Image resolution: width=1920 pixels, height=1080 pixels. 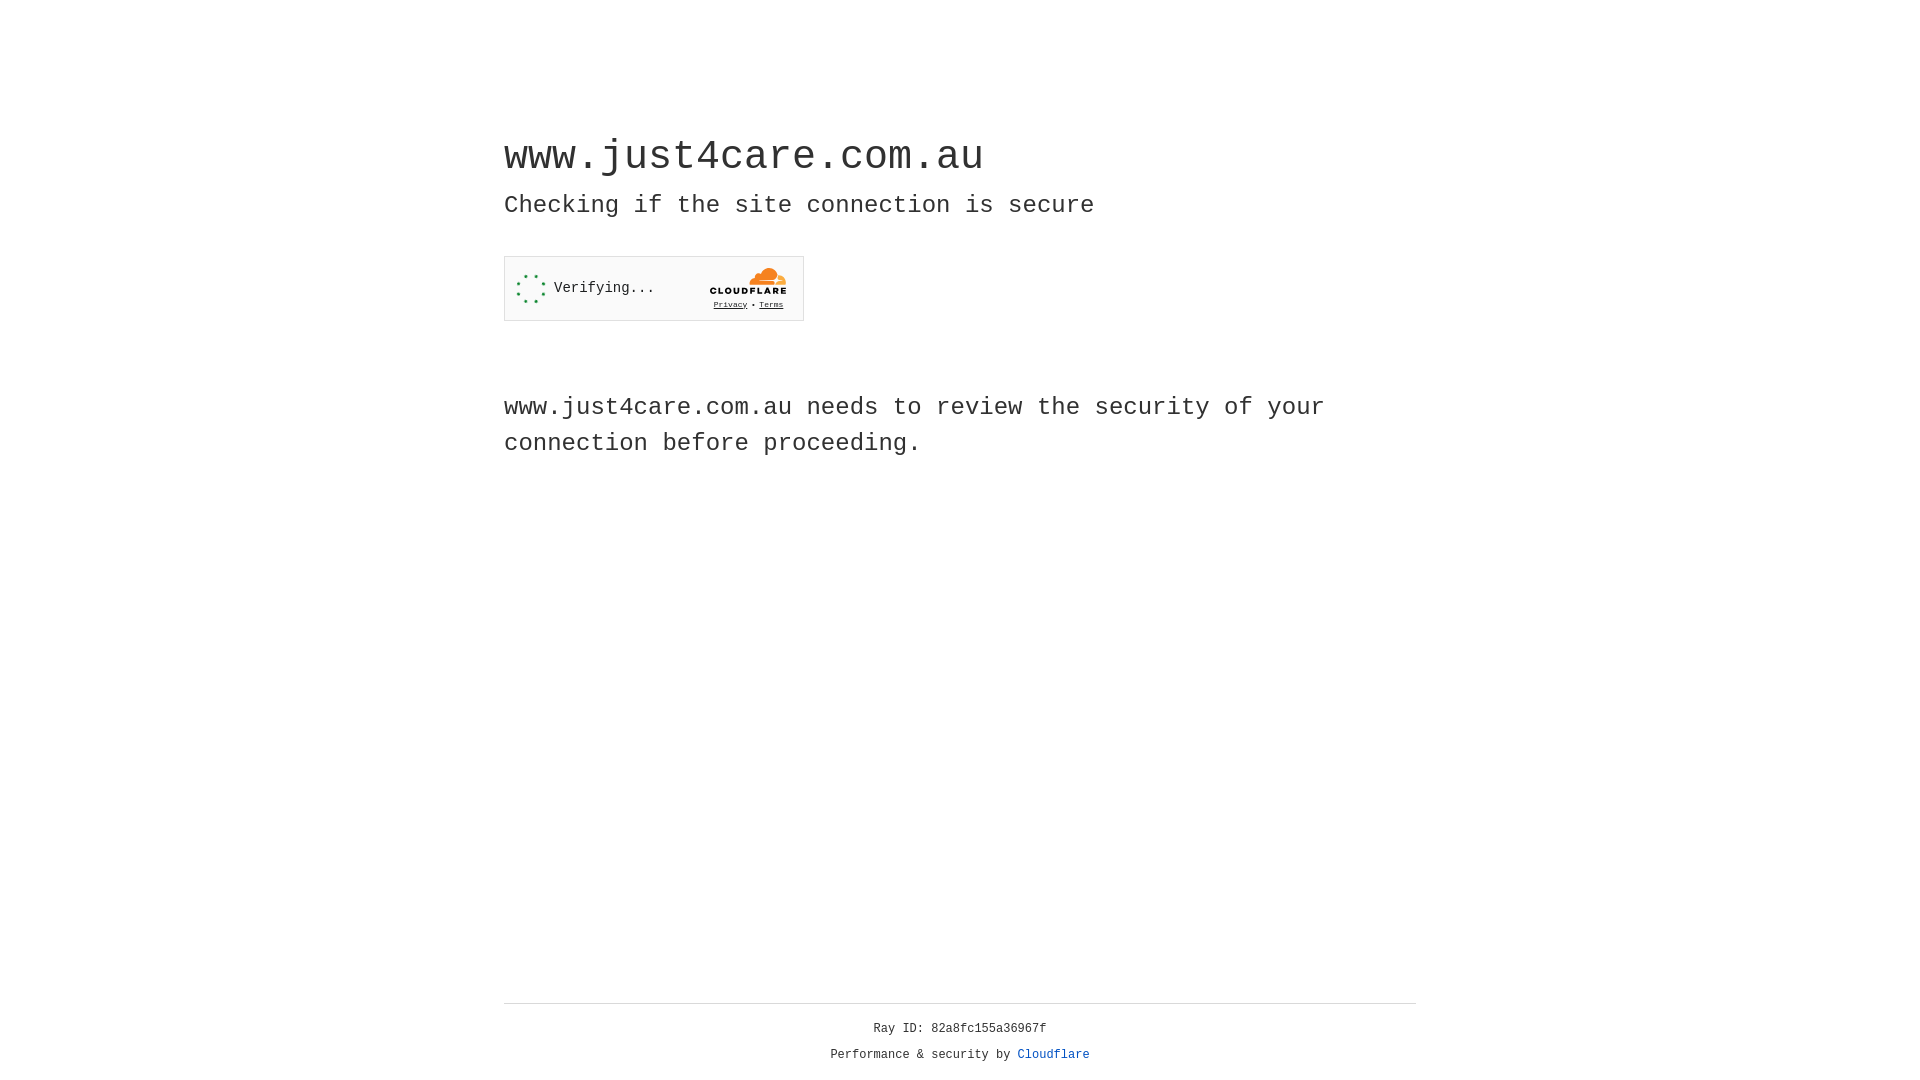 What do you see at coordinates (653, 288) in the screenshot?
I see `'Widget containing a Cloudflare security challenge'` at bounding box center [653, 288].